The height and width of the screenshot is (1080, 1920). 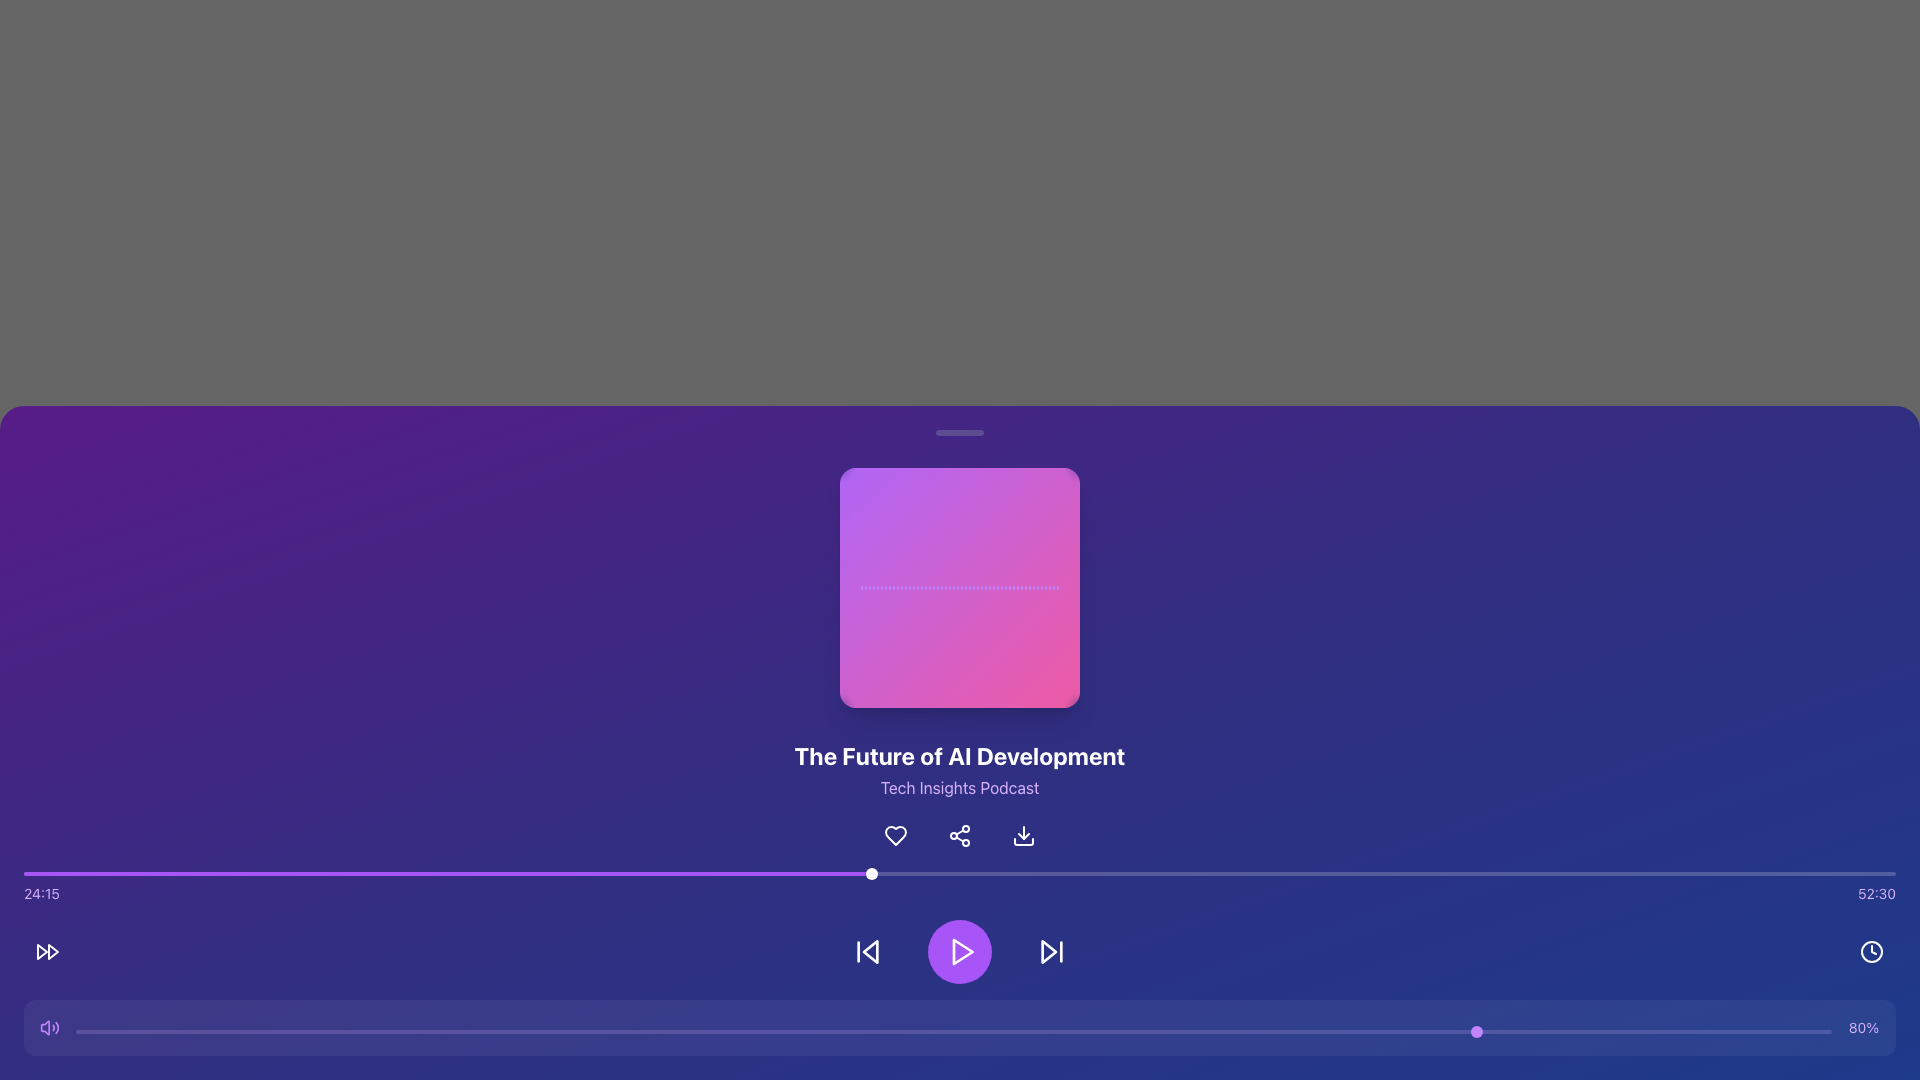 What do you see at coordinates (900, 1032) in the screenshot?
I see `the slider position` at bounding box center [900, 1032].